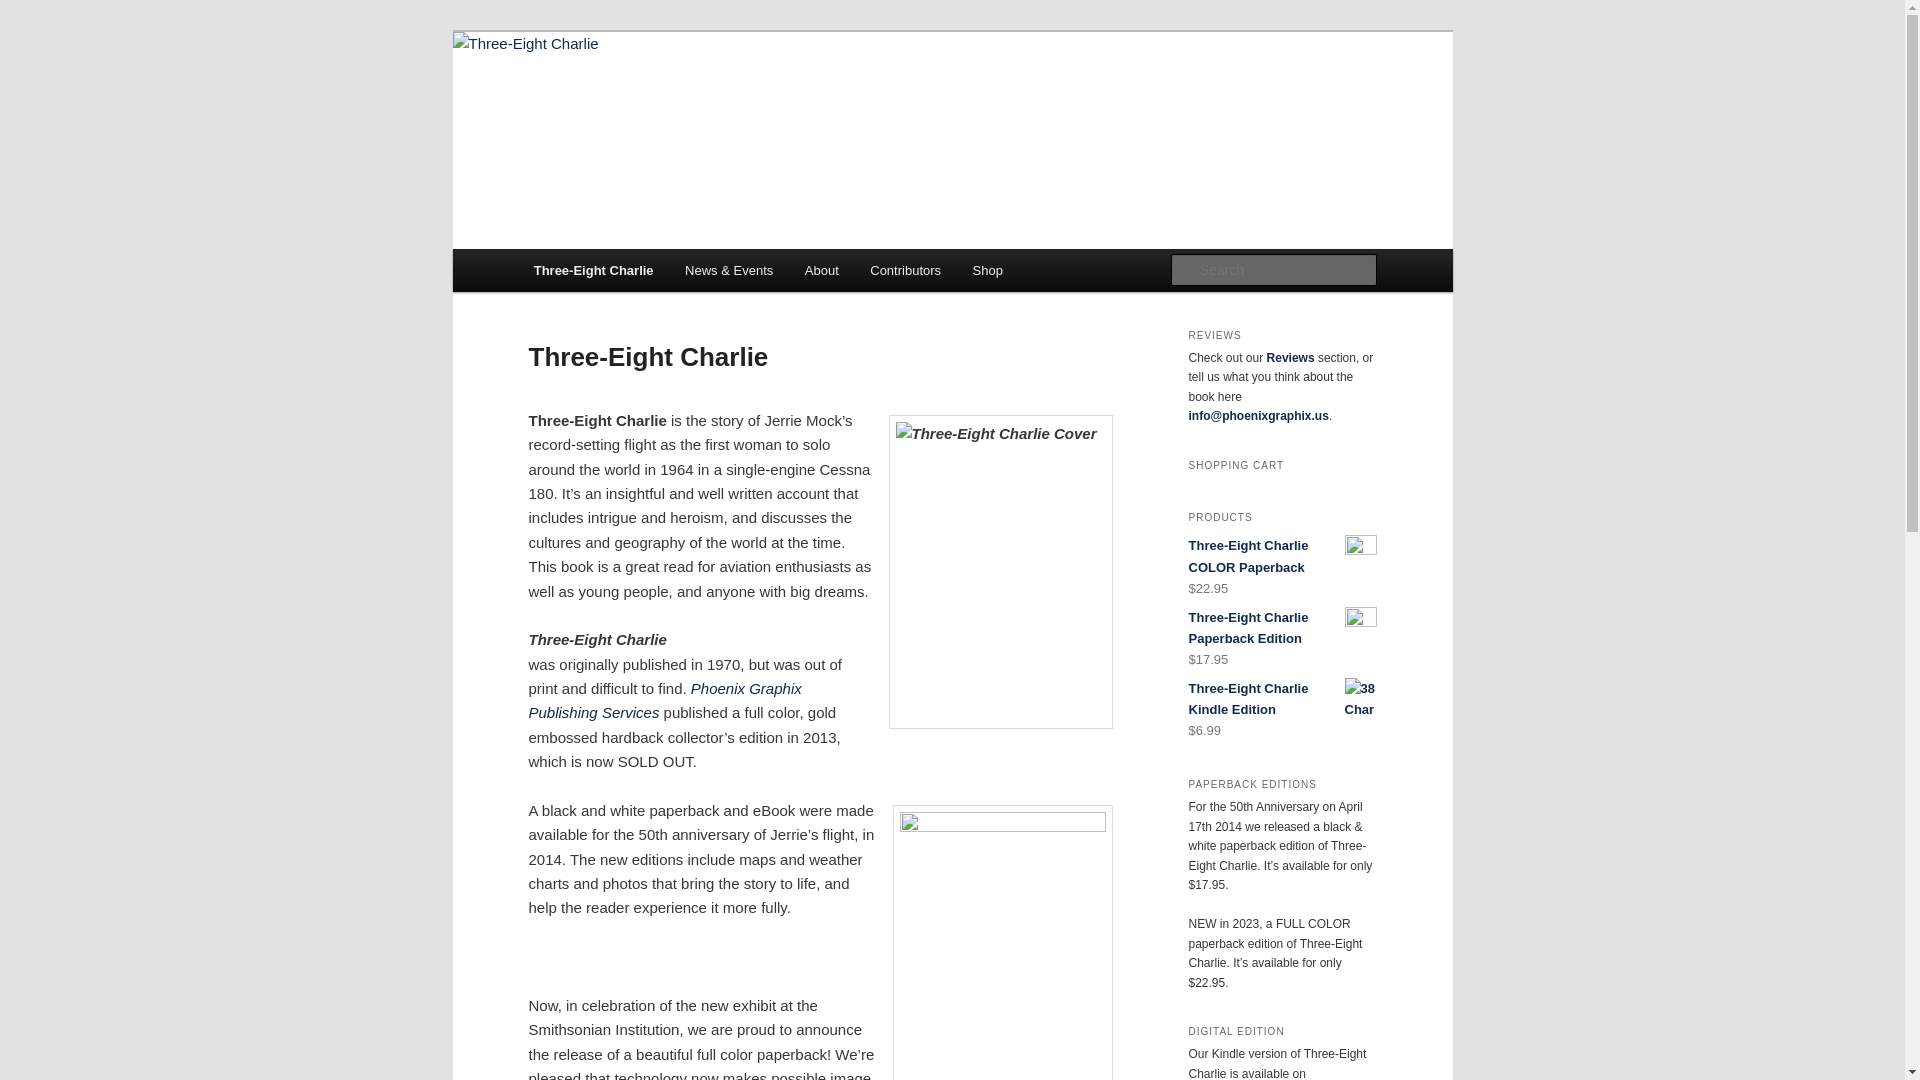  I want to click on 'Three-Eight Charlie Paperback Edition', so click(1281, 627).